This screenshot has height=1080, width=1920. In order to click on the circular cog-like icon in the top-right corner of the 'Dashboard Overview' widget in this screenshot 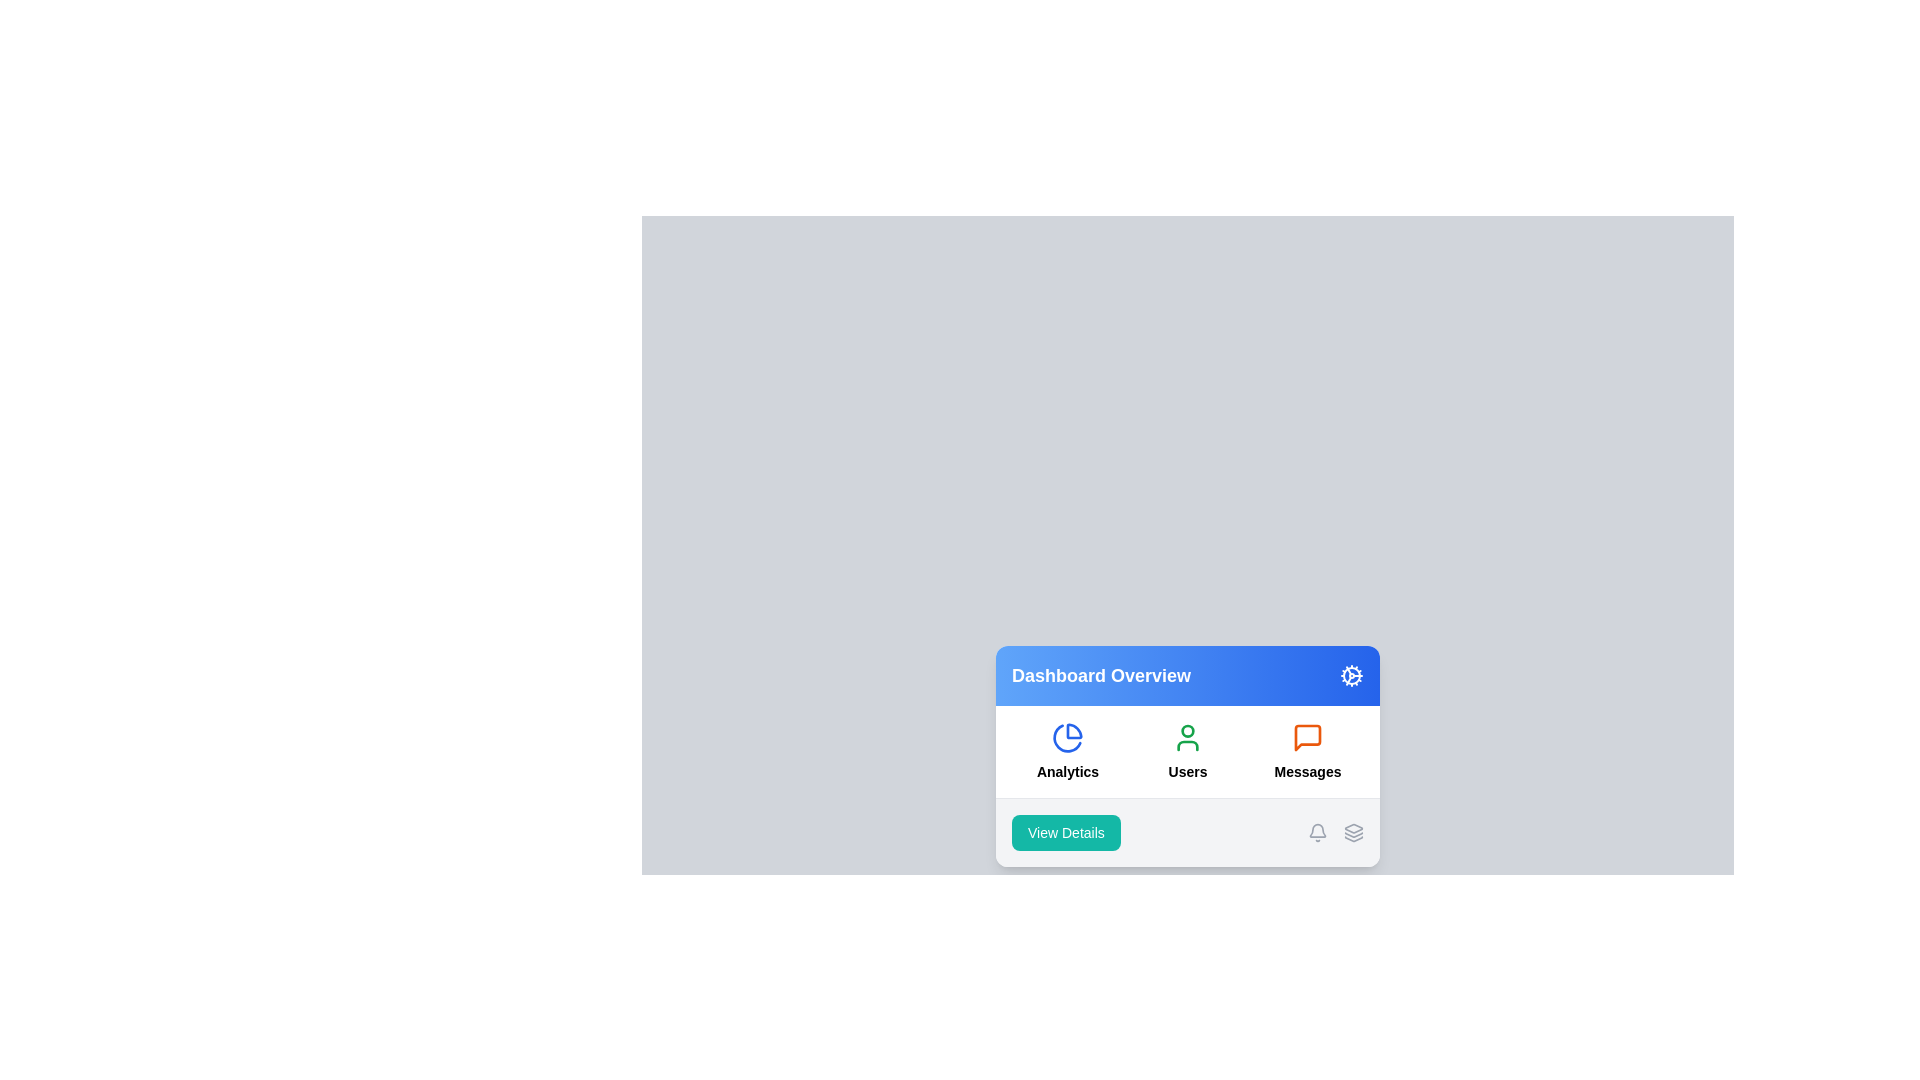, I will do `click(1352, 675)`.